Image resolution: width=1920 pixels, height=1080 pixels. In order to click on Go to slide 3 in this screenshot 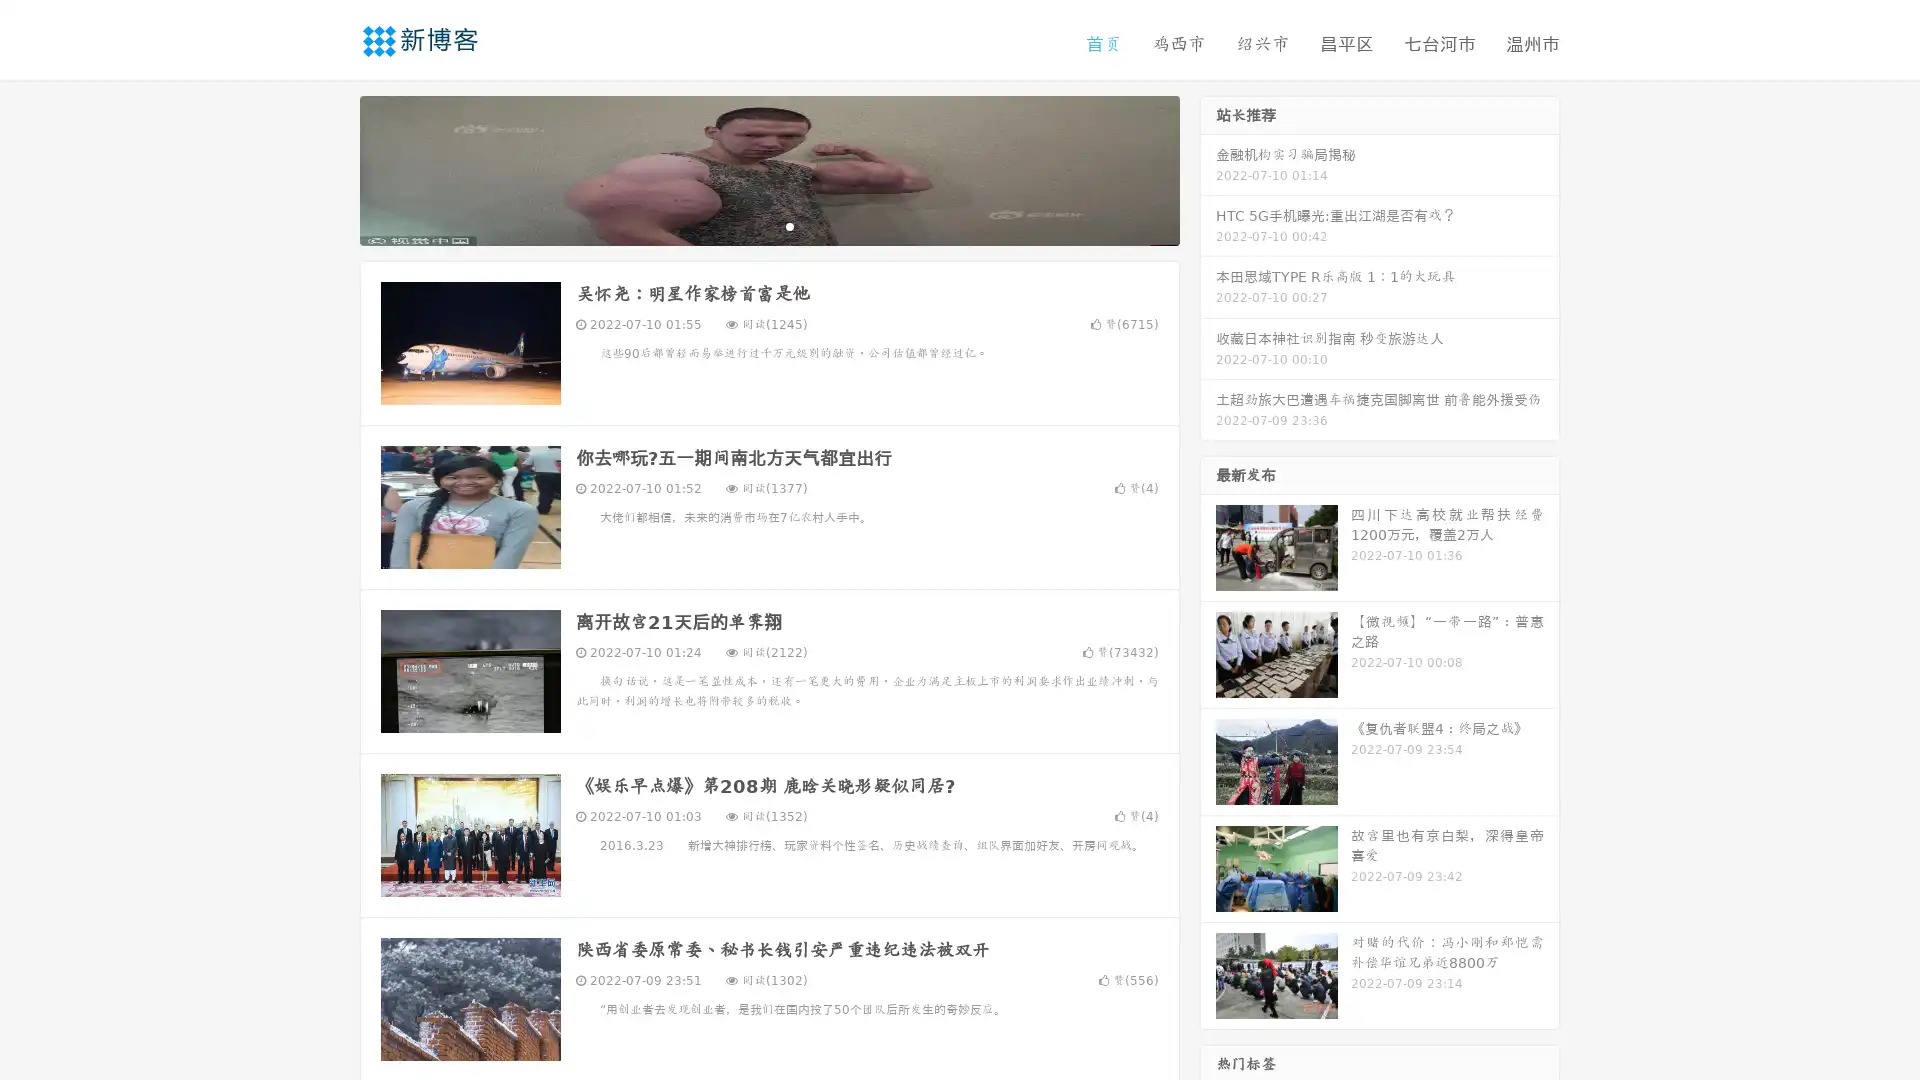, I will do `click(789, 225)`.